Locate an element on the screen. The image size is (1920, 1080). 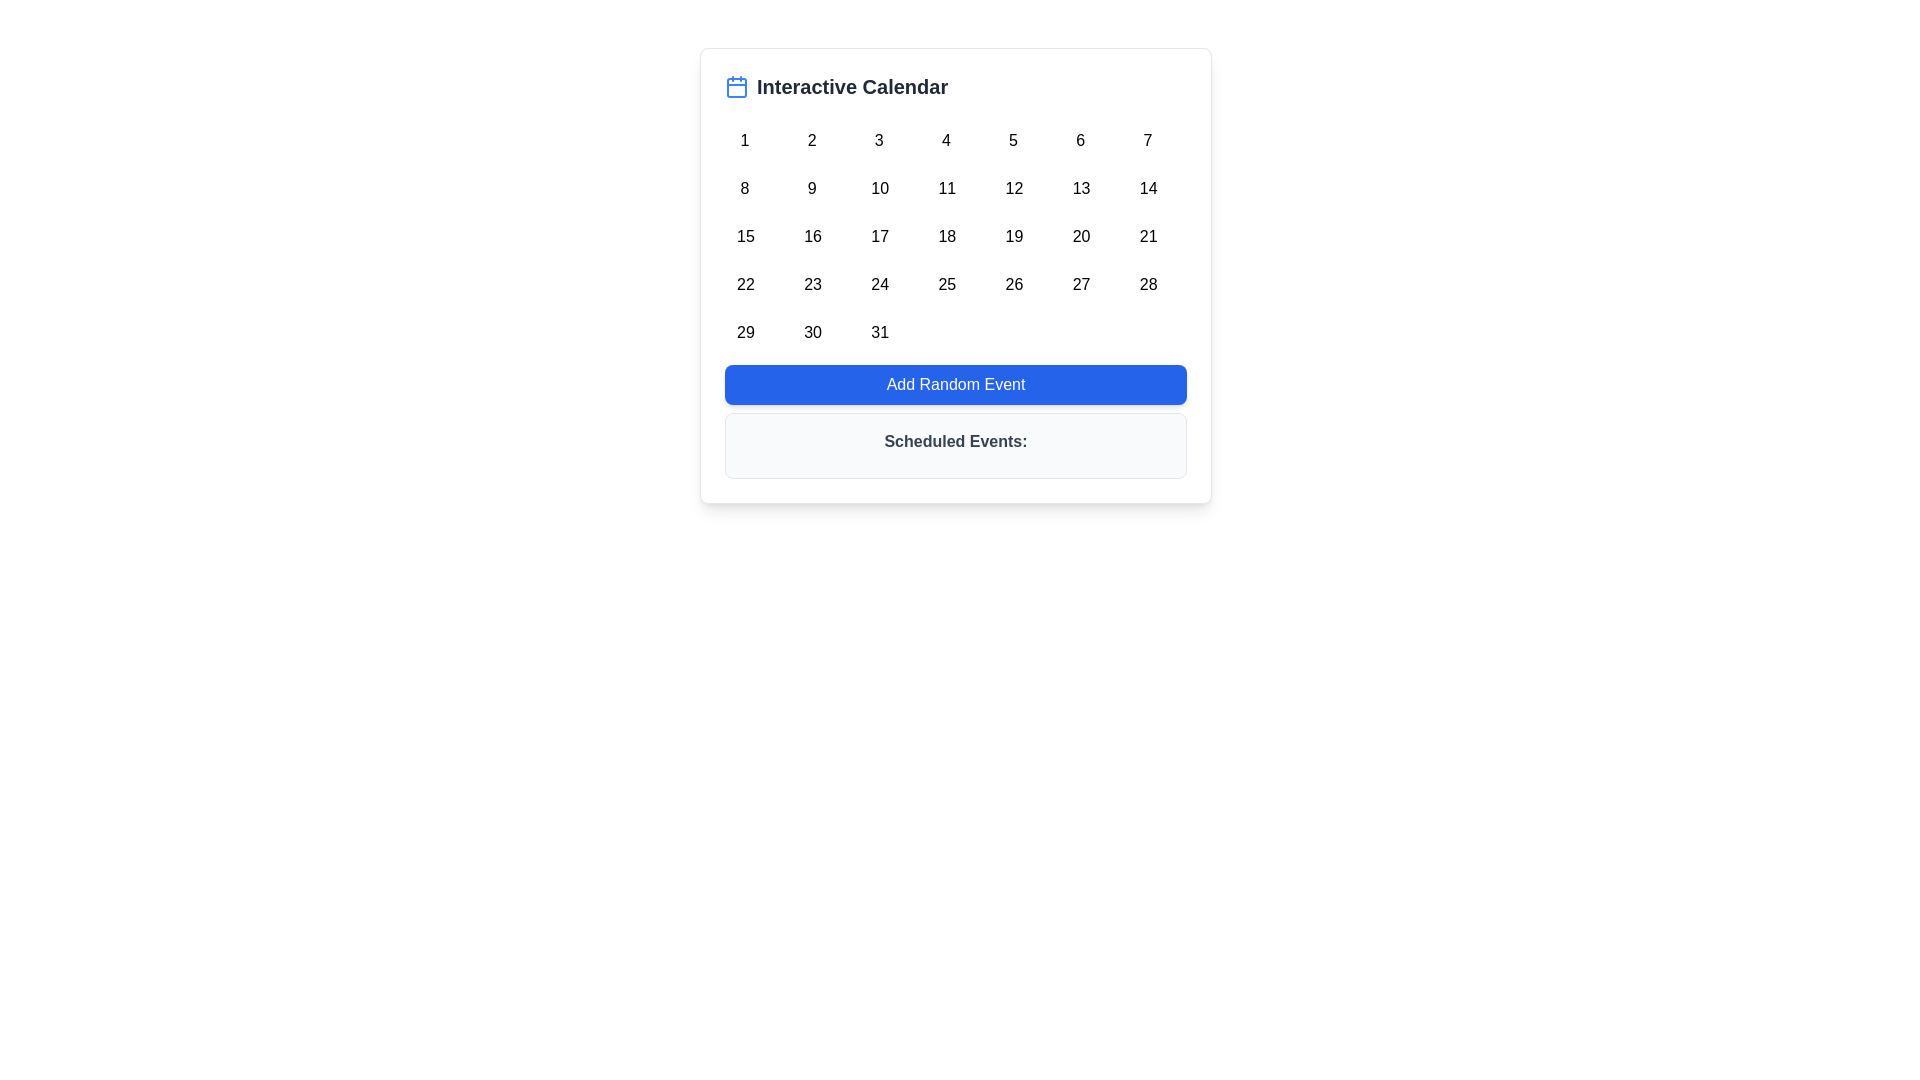
the square button with a light background and the number '25' centered in bold text is located at coordinates (945, 281).